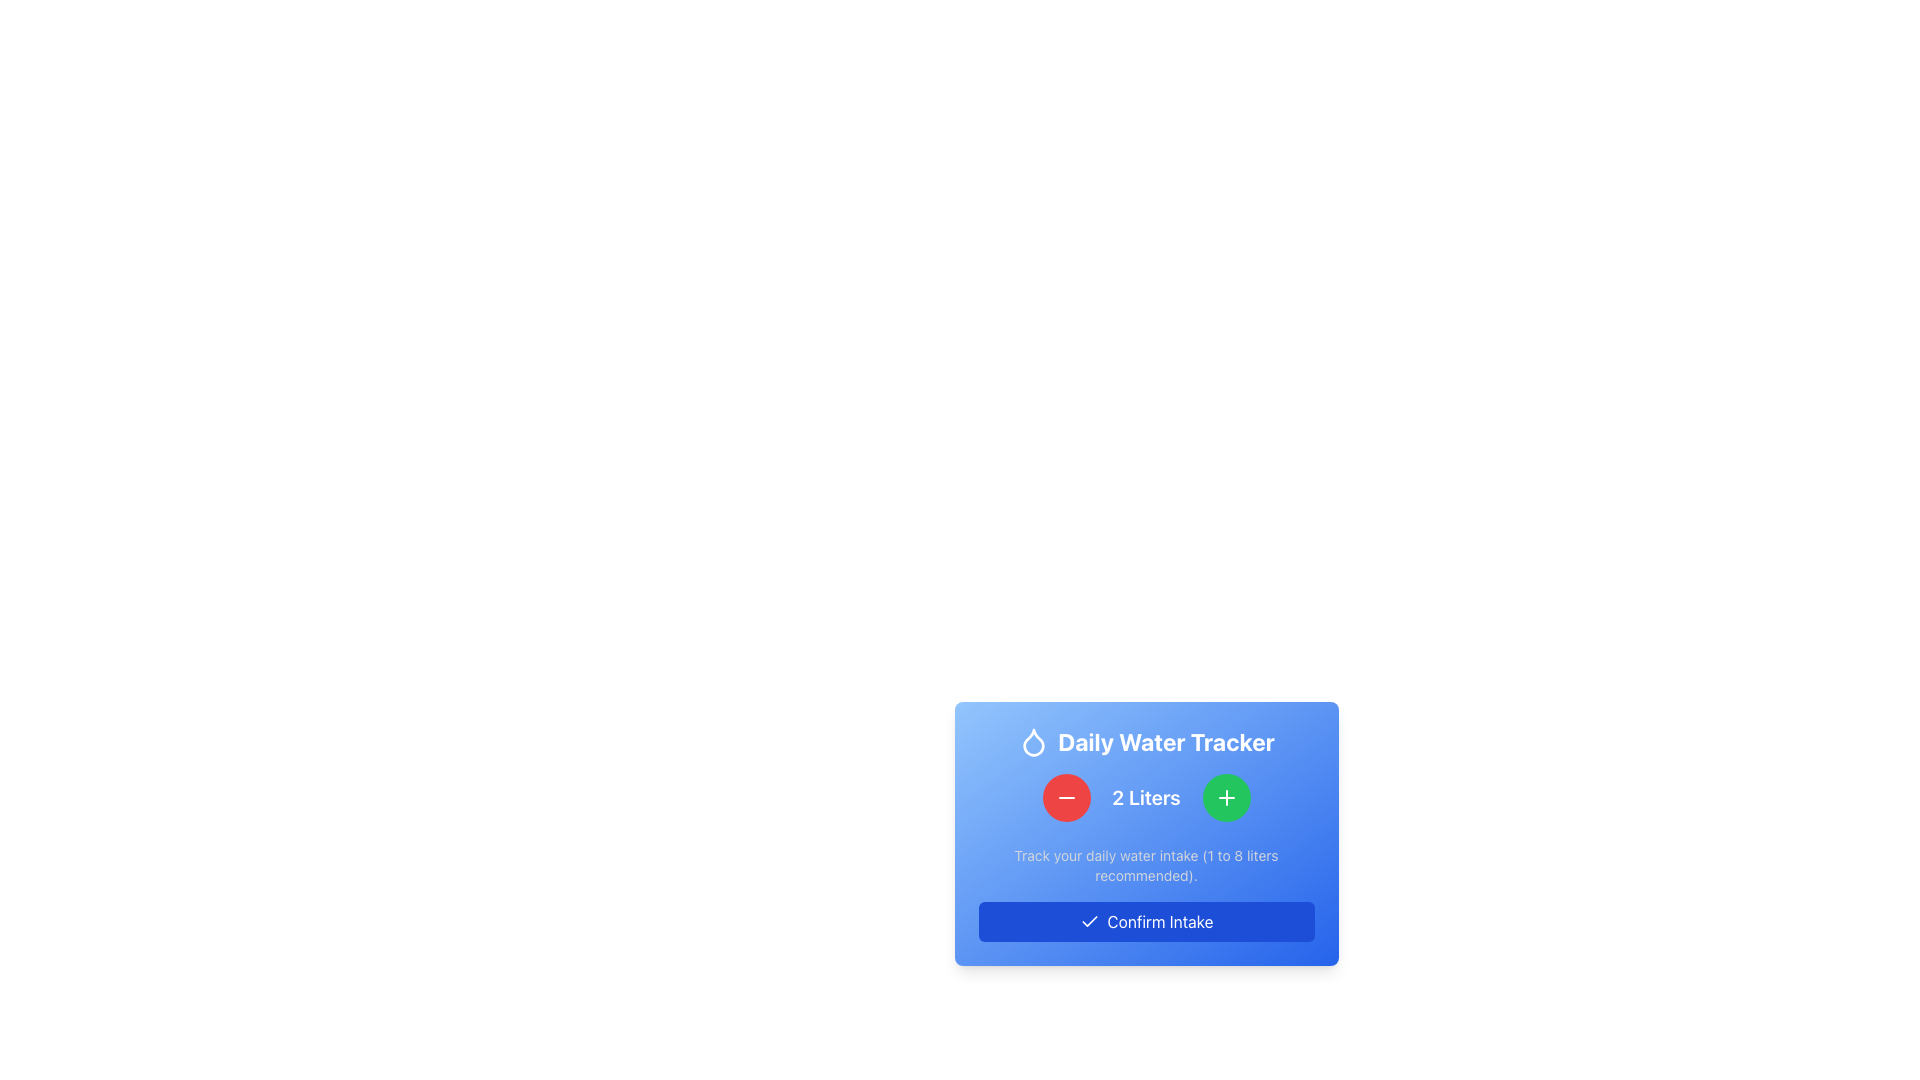 The height and width of the screenshot is (1080, 1920). I want to click on the red circular button that decreases the liters value, located to the left of the '2 Liters' text, so click(1065, 797).